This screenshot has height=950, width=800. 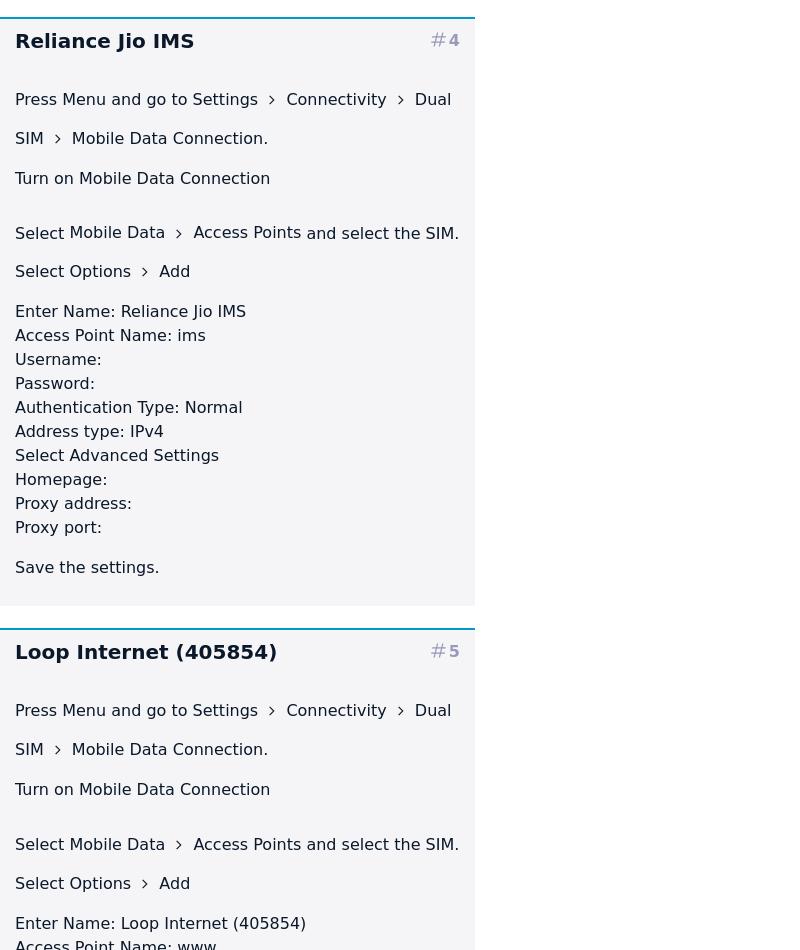 What do you see at coordinates (14, 382) in the screenshot?
I see `'Password:'` at bounding box center [14, 382].